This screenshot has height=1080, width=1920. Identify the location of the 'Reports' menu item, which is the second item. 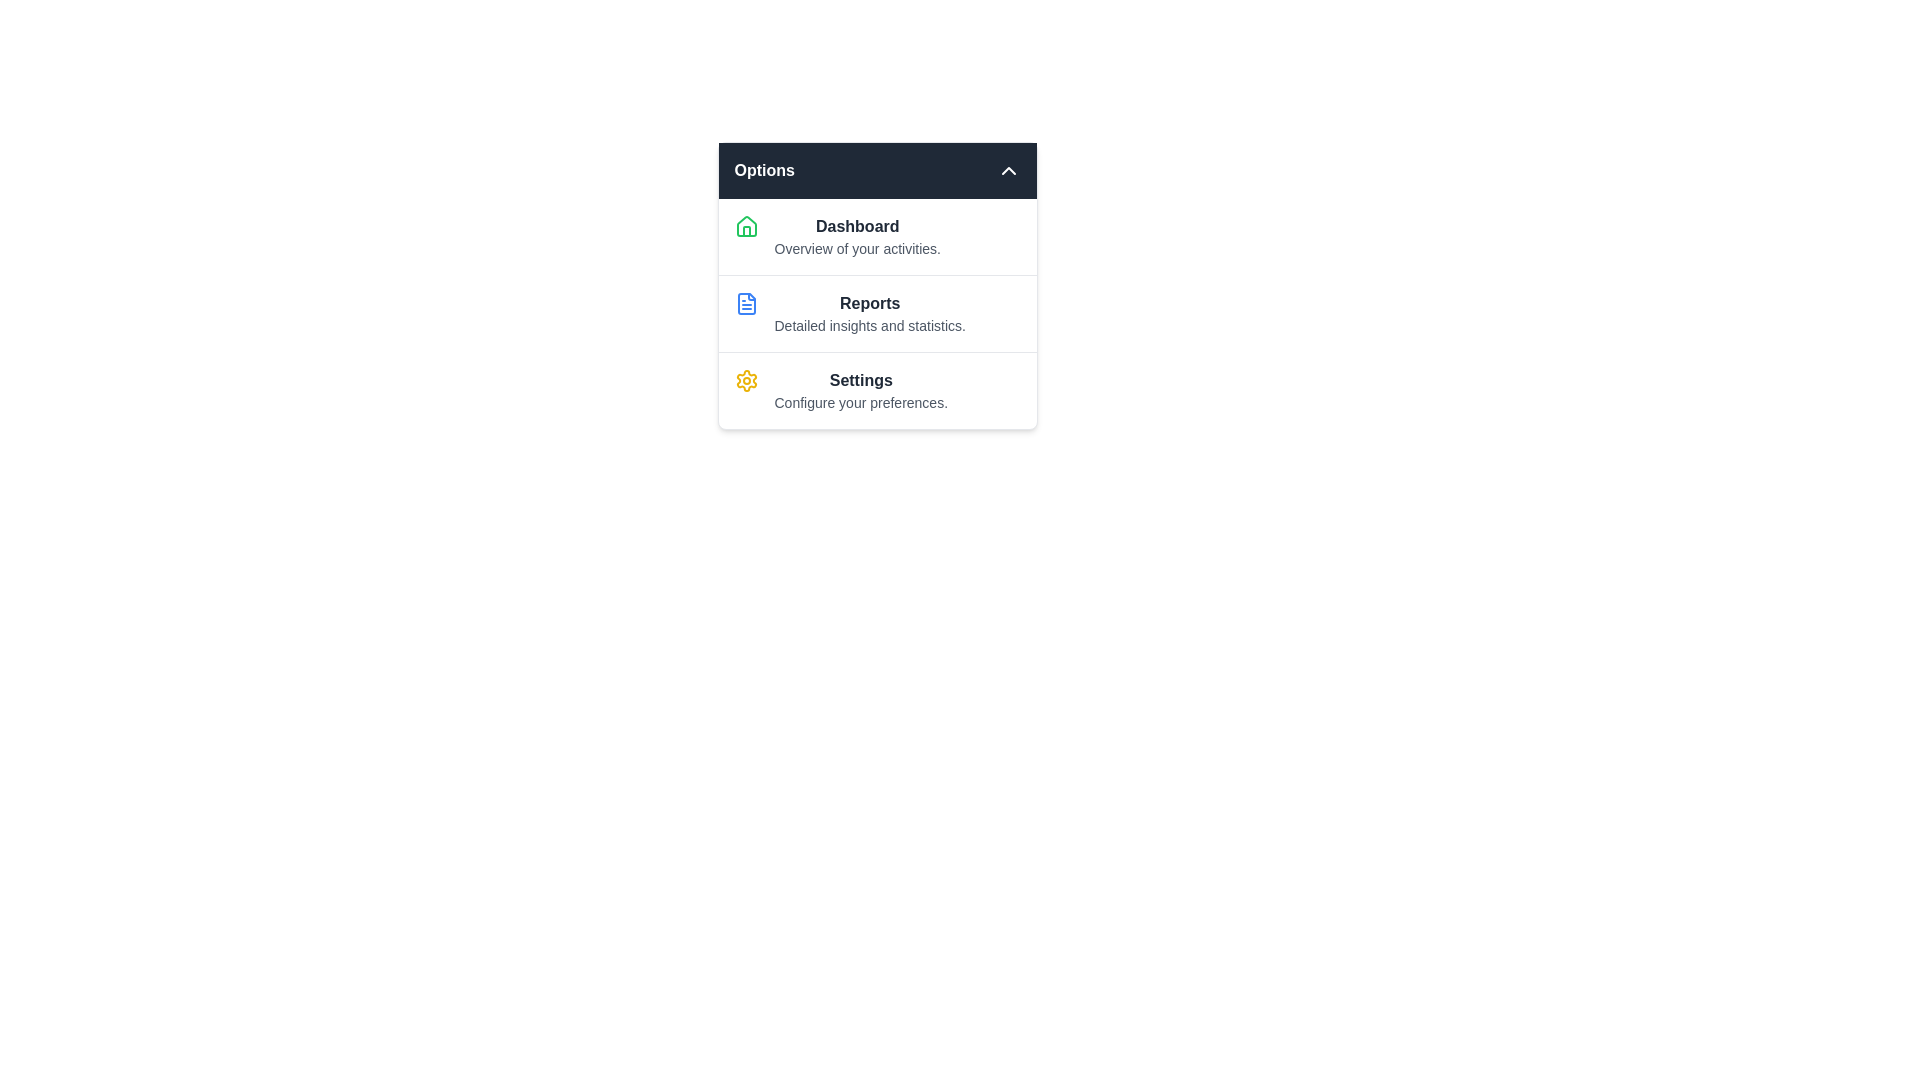
(869, 313).